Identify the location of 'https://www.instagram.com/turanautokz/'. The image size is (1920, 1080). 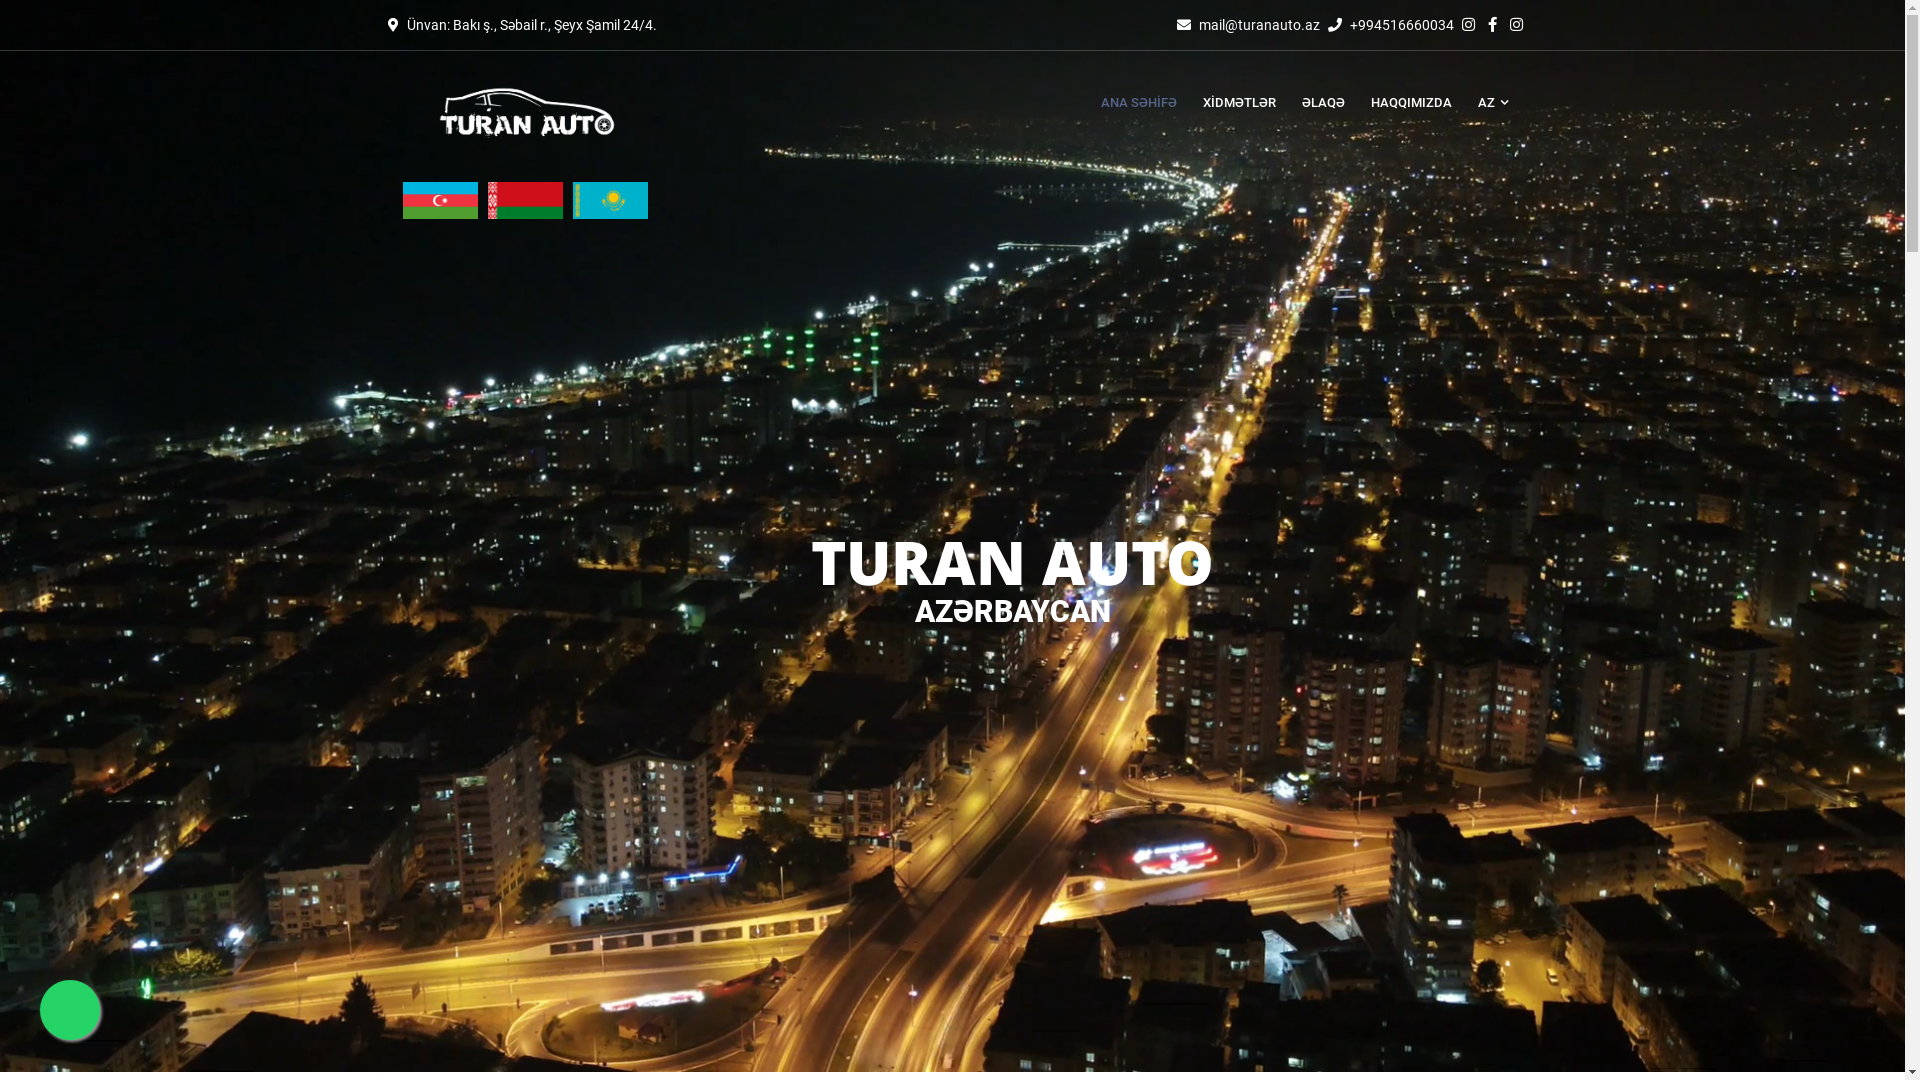
(1510, 24).